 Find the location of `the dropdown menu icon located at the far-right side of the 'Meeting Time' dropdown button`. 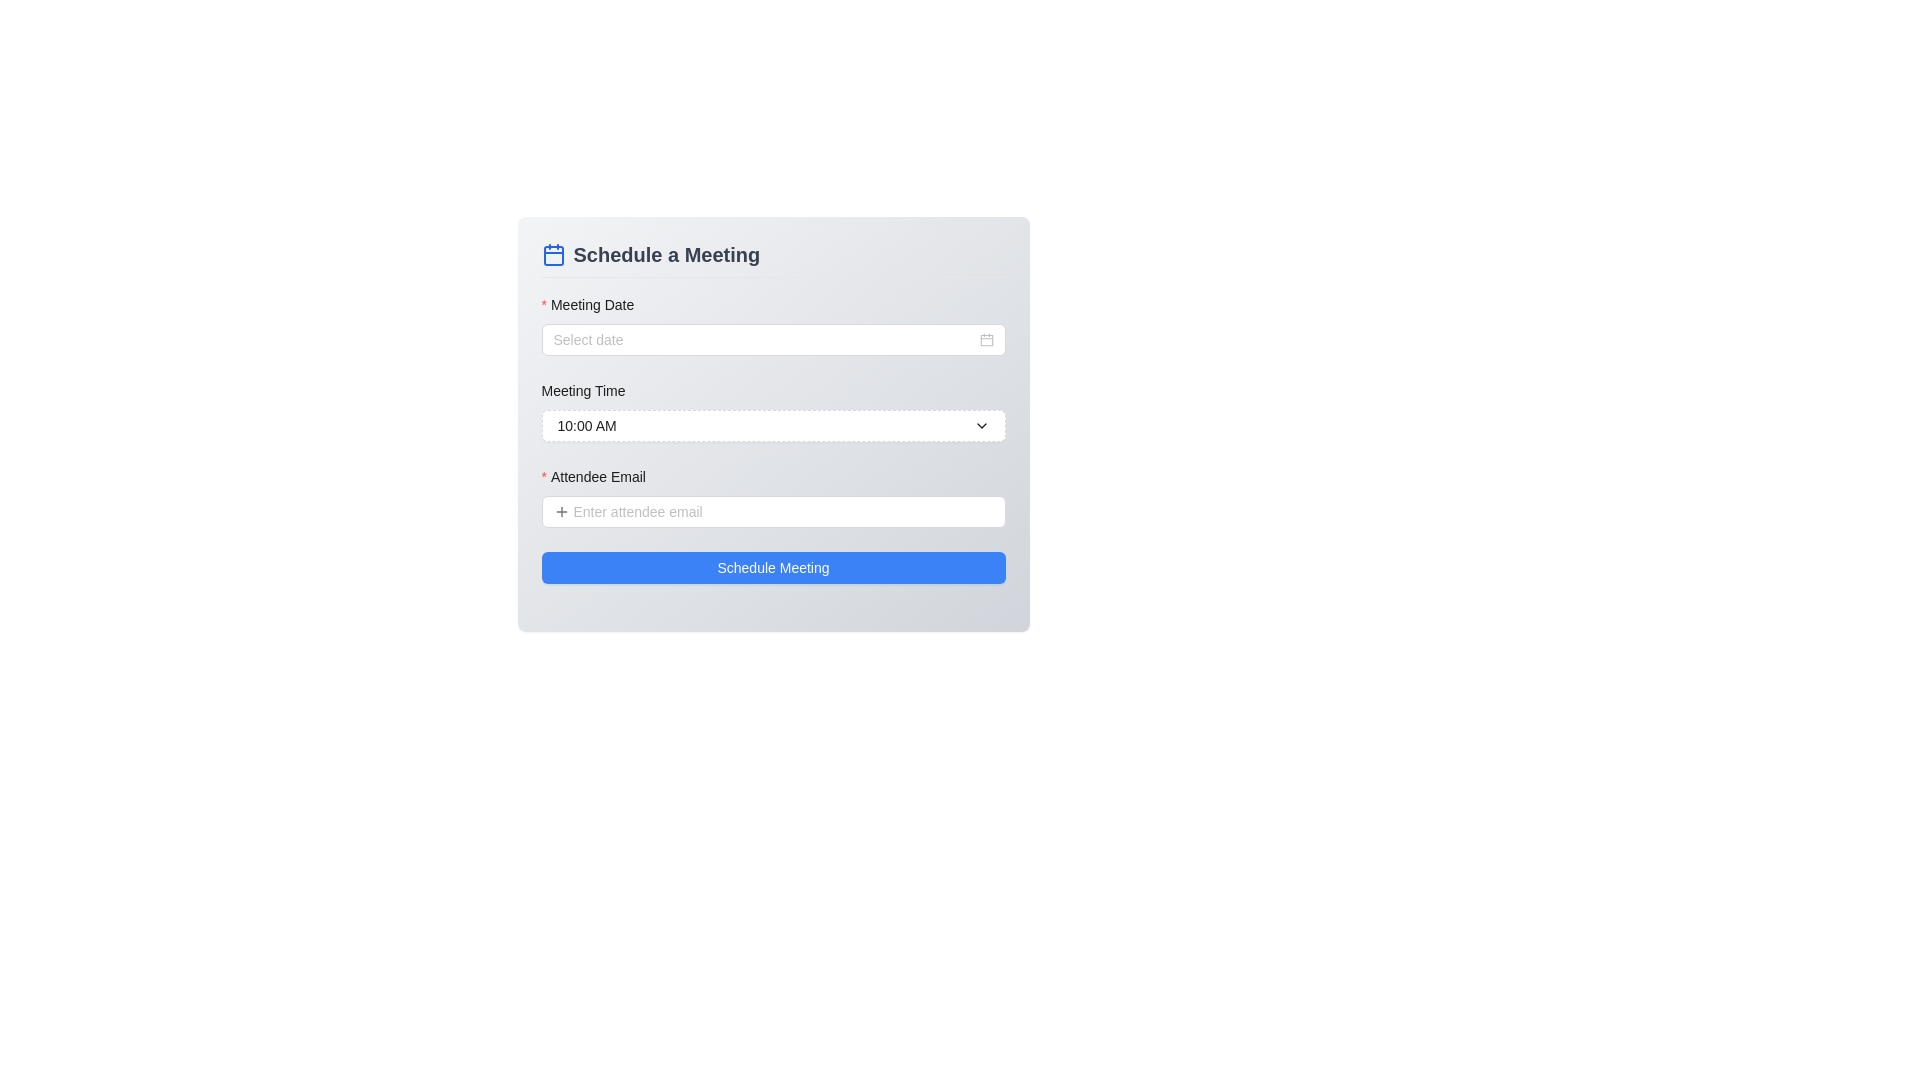

the dropdown menu icon located at the far-right side of the 'Meeting Time' dropdown button is located at coordinates (981, 424).